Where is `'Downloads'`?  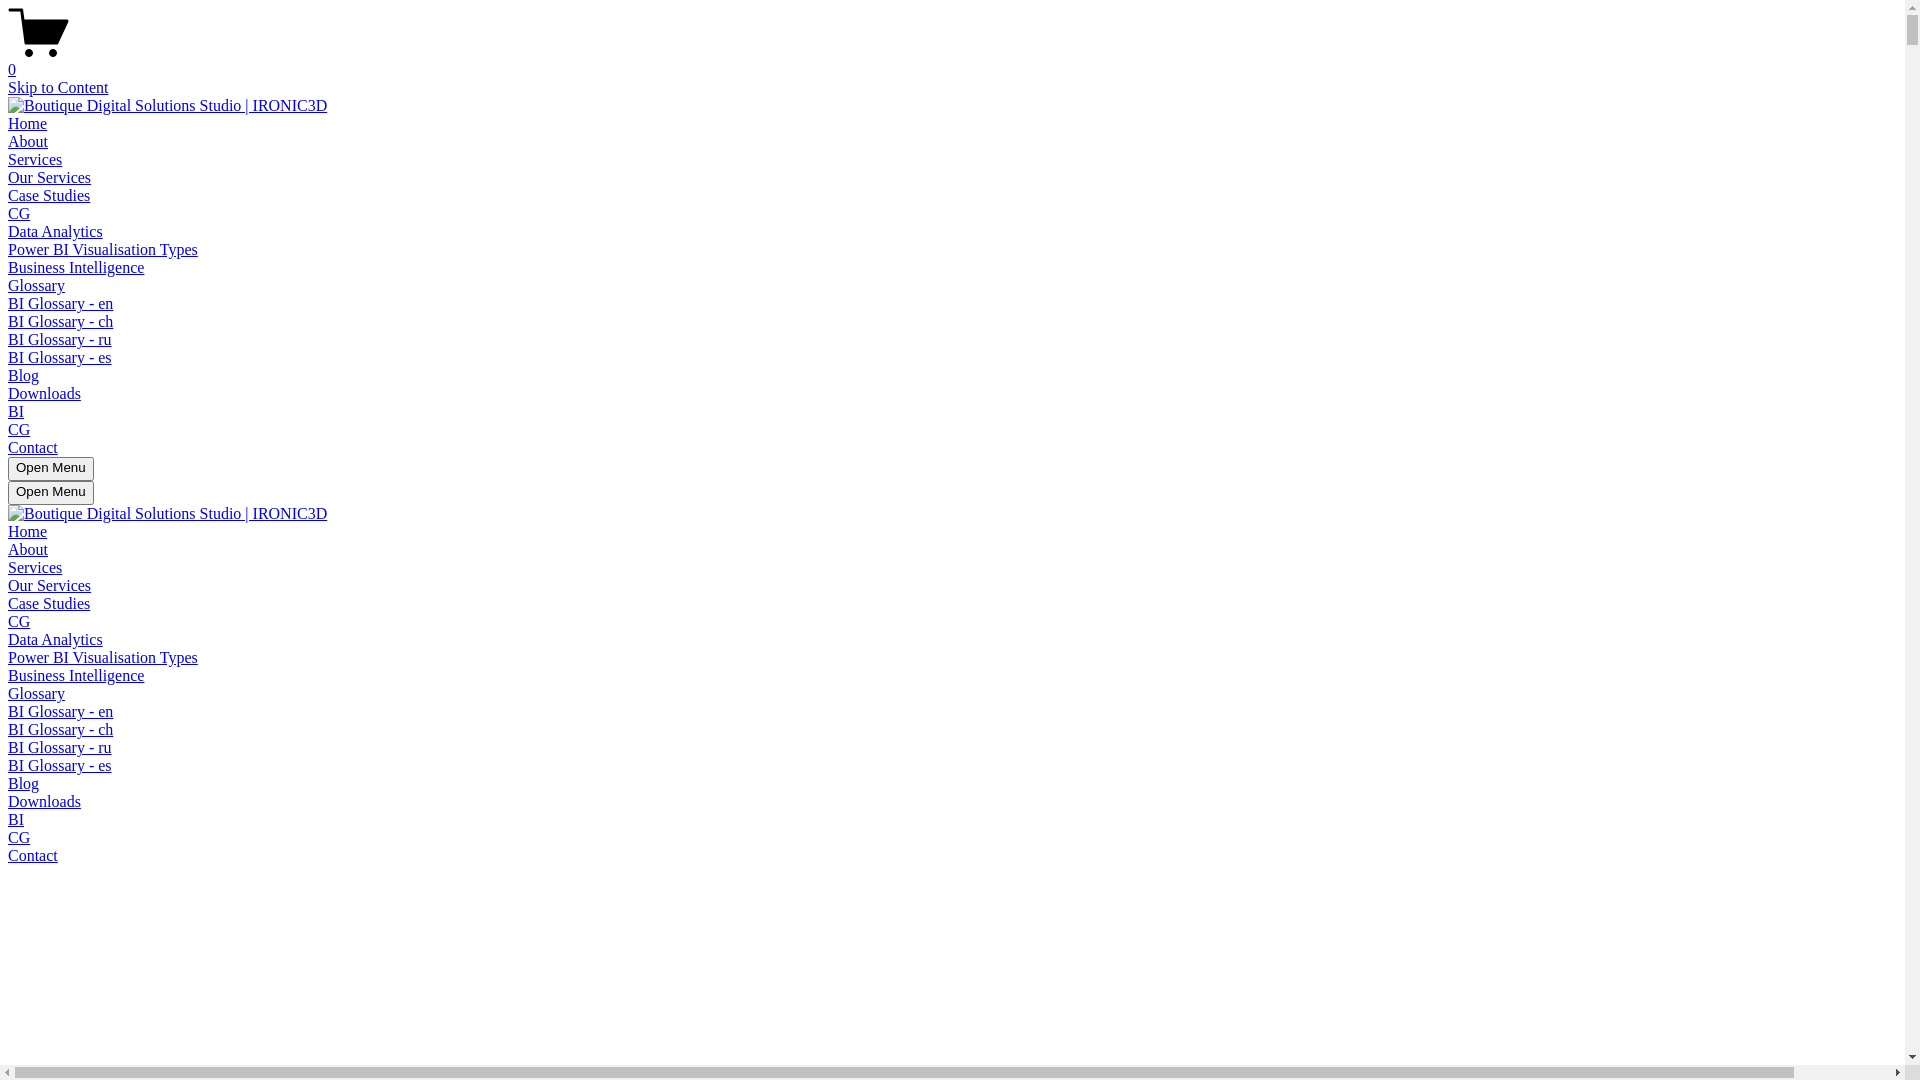 'Downloads' is located at coordinates (44, 393).